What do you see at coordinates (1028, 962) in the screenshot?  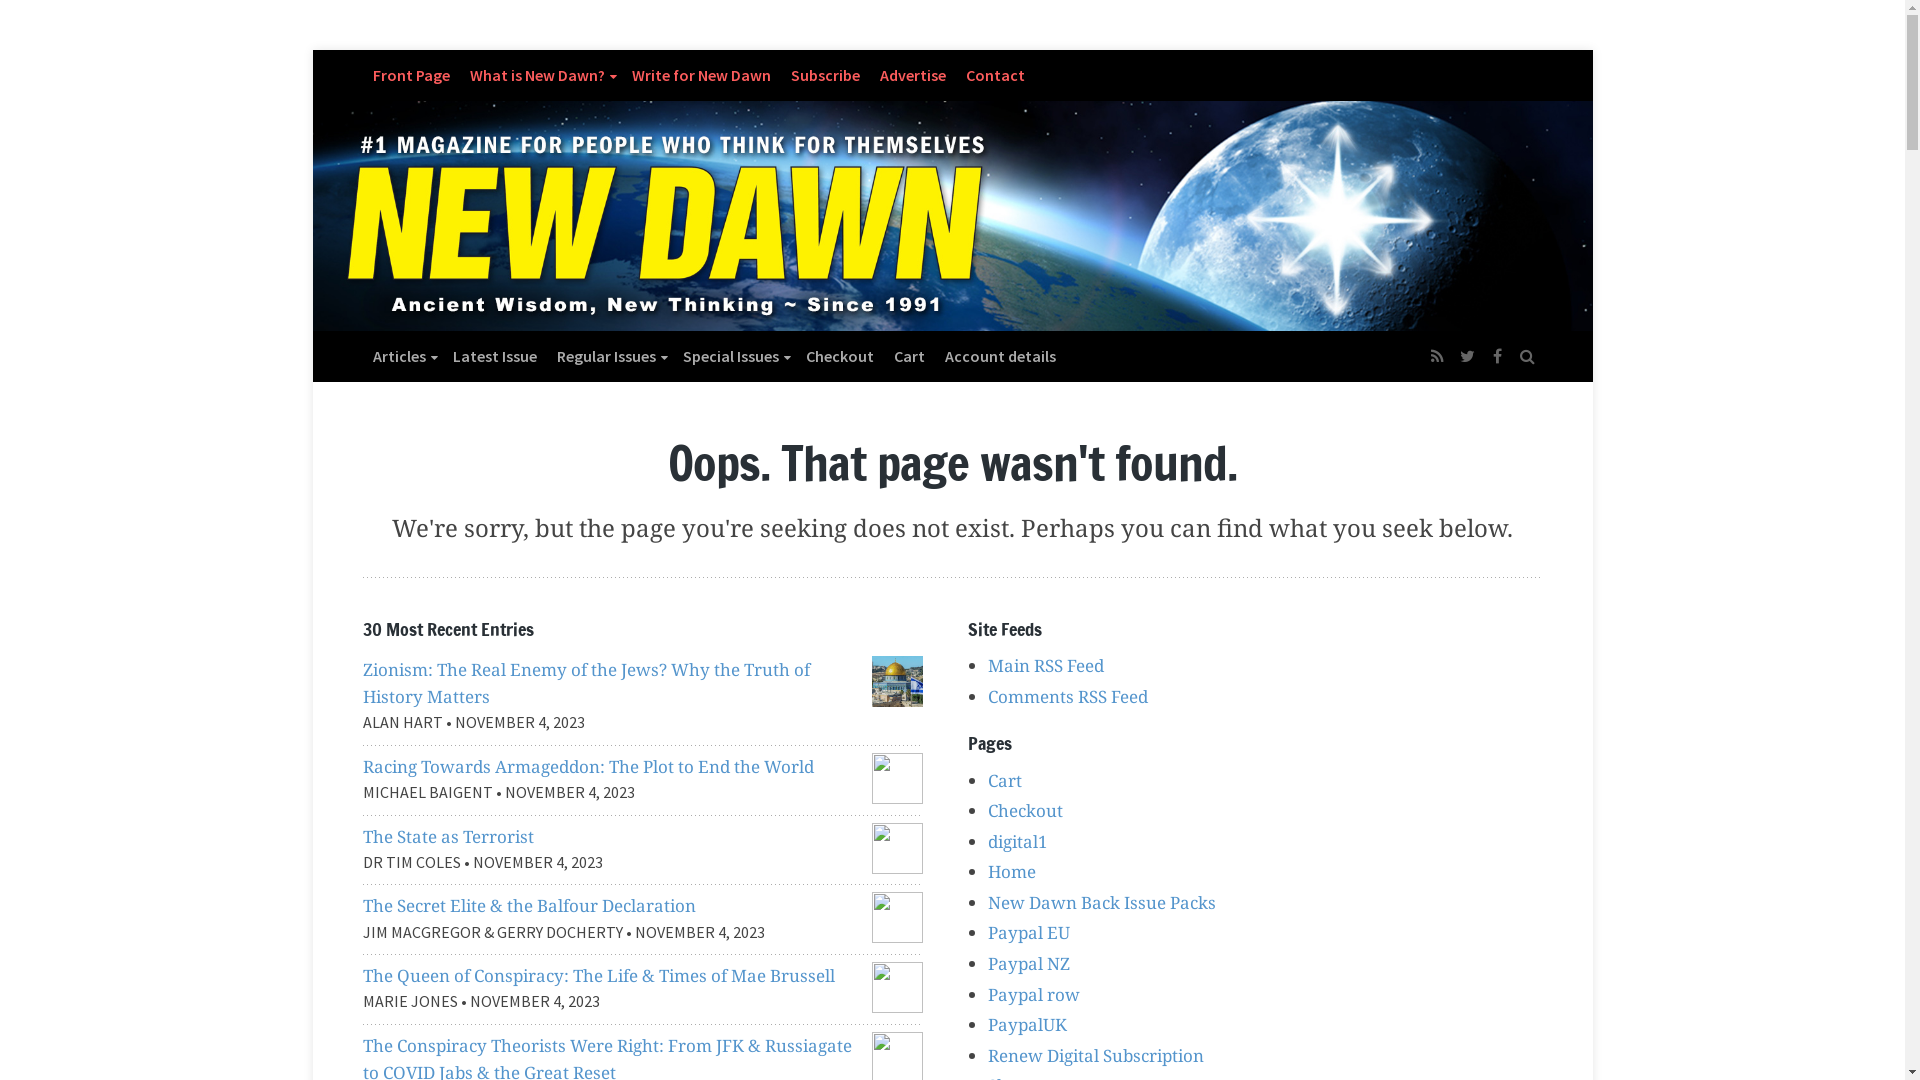 I see `'Paypal NZ'` at bounding box center [1028, 962].